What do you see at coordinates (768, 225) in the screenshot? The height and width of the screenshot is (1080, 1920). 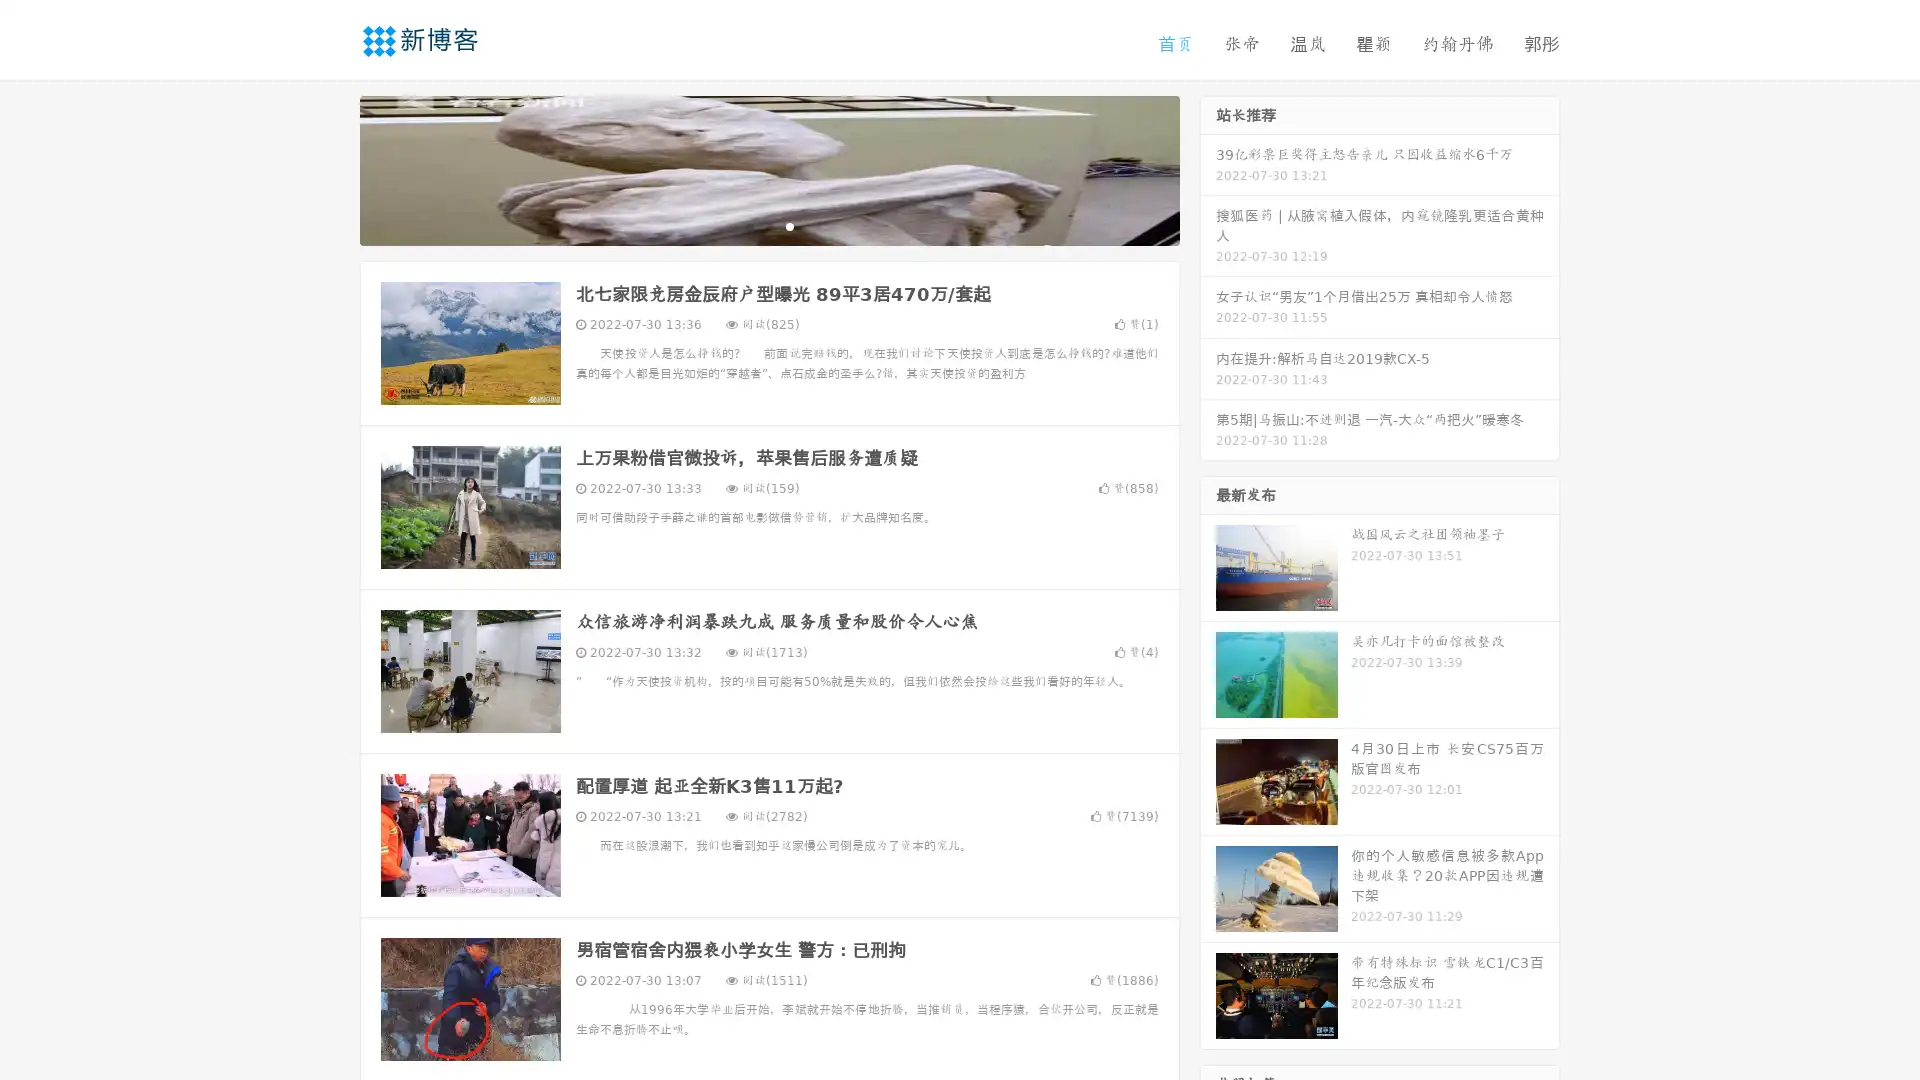 I see `Go to slide 2` at bounding box center [768, 225].